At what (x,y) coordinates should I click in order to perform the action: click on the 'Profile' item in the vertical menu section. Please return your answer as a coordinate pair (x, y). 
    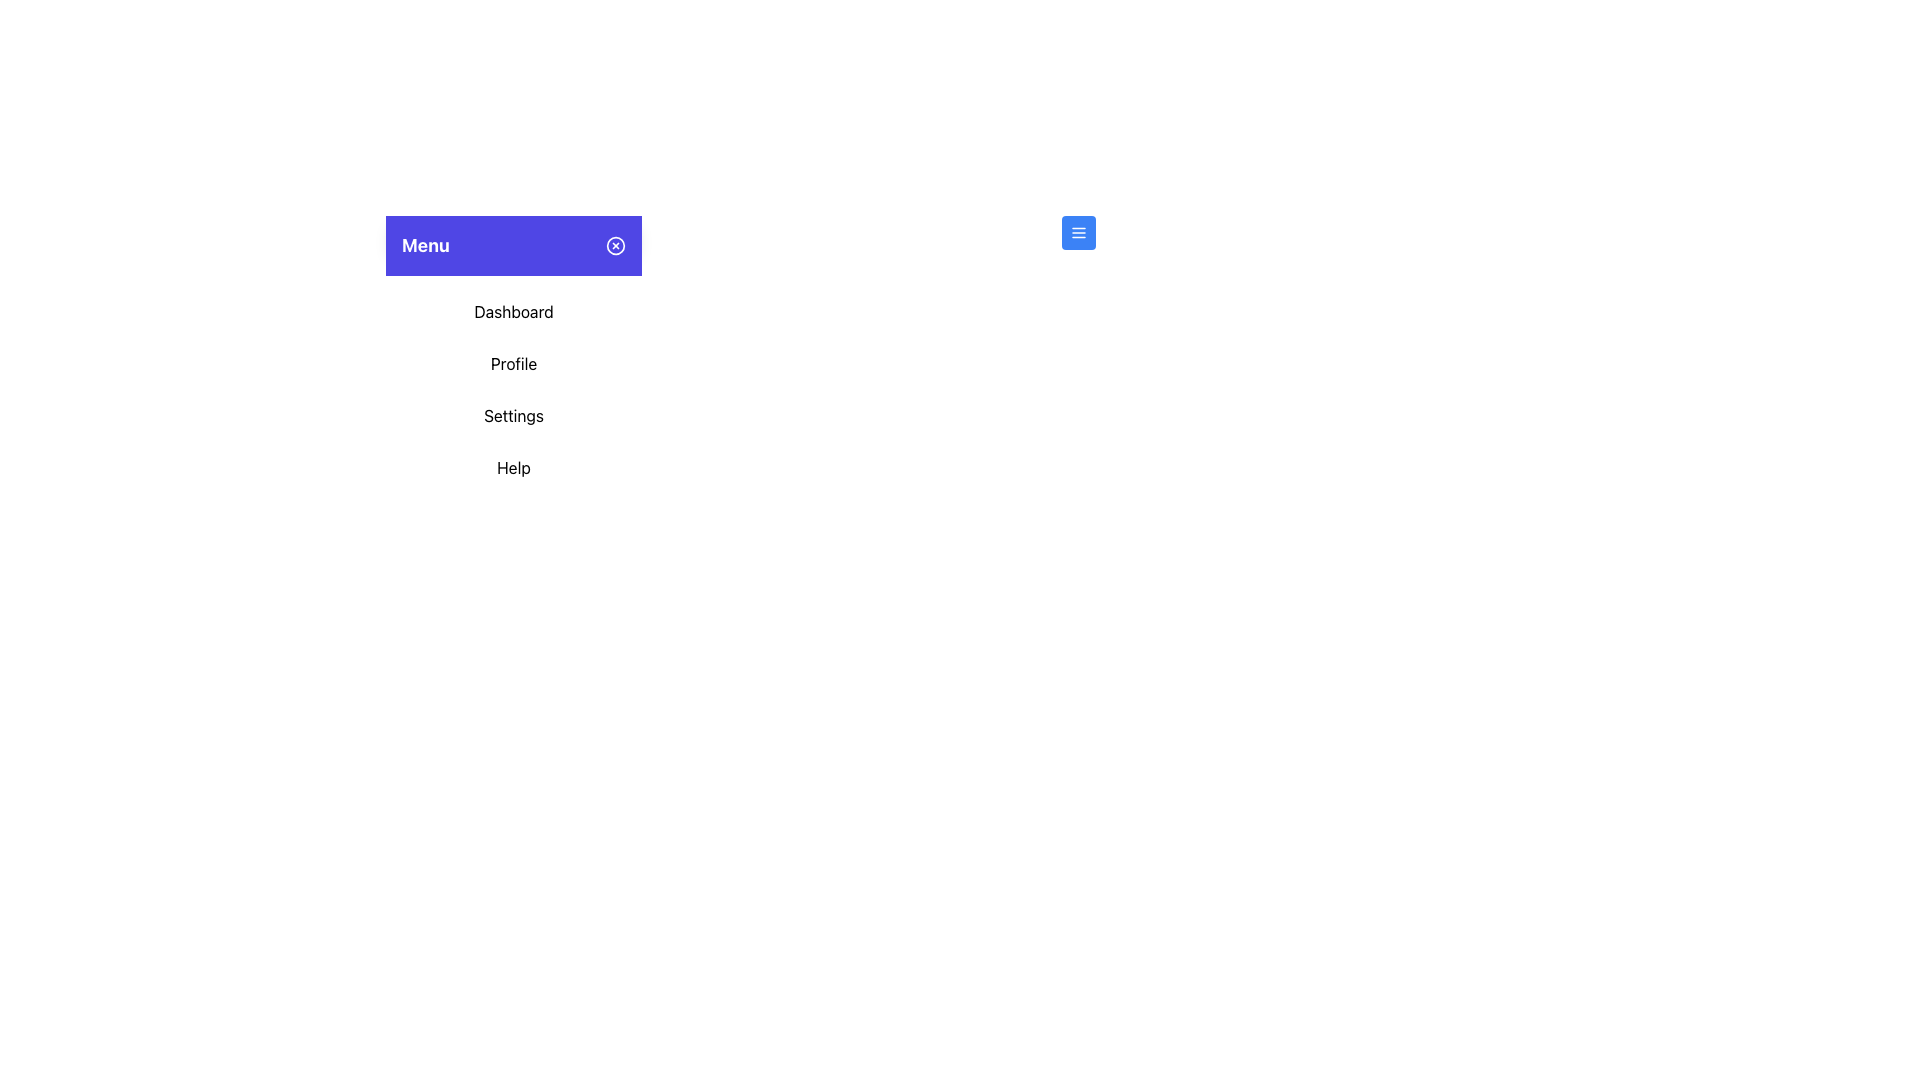
    Looking at the image, I should click on (513, 389).